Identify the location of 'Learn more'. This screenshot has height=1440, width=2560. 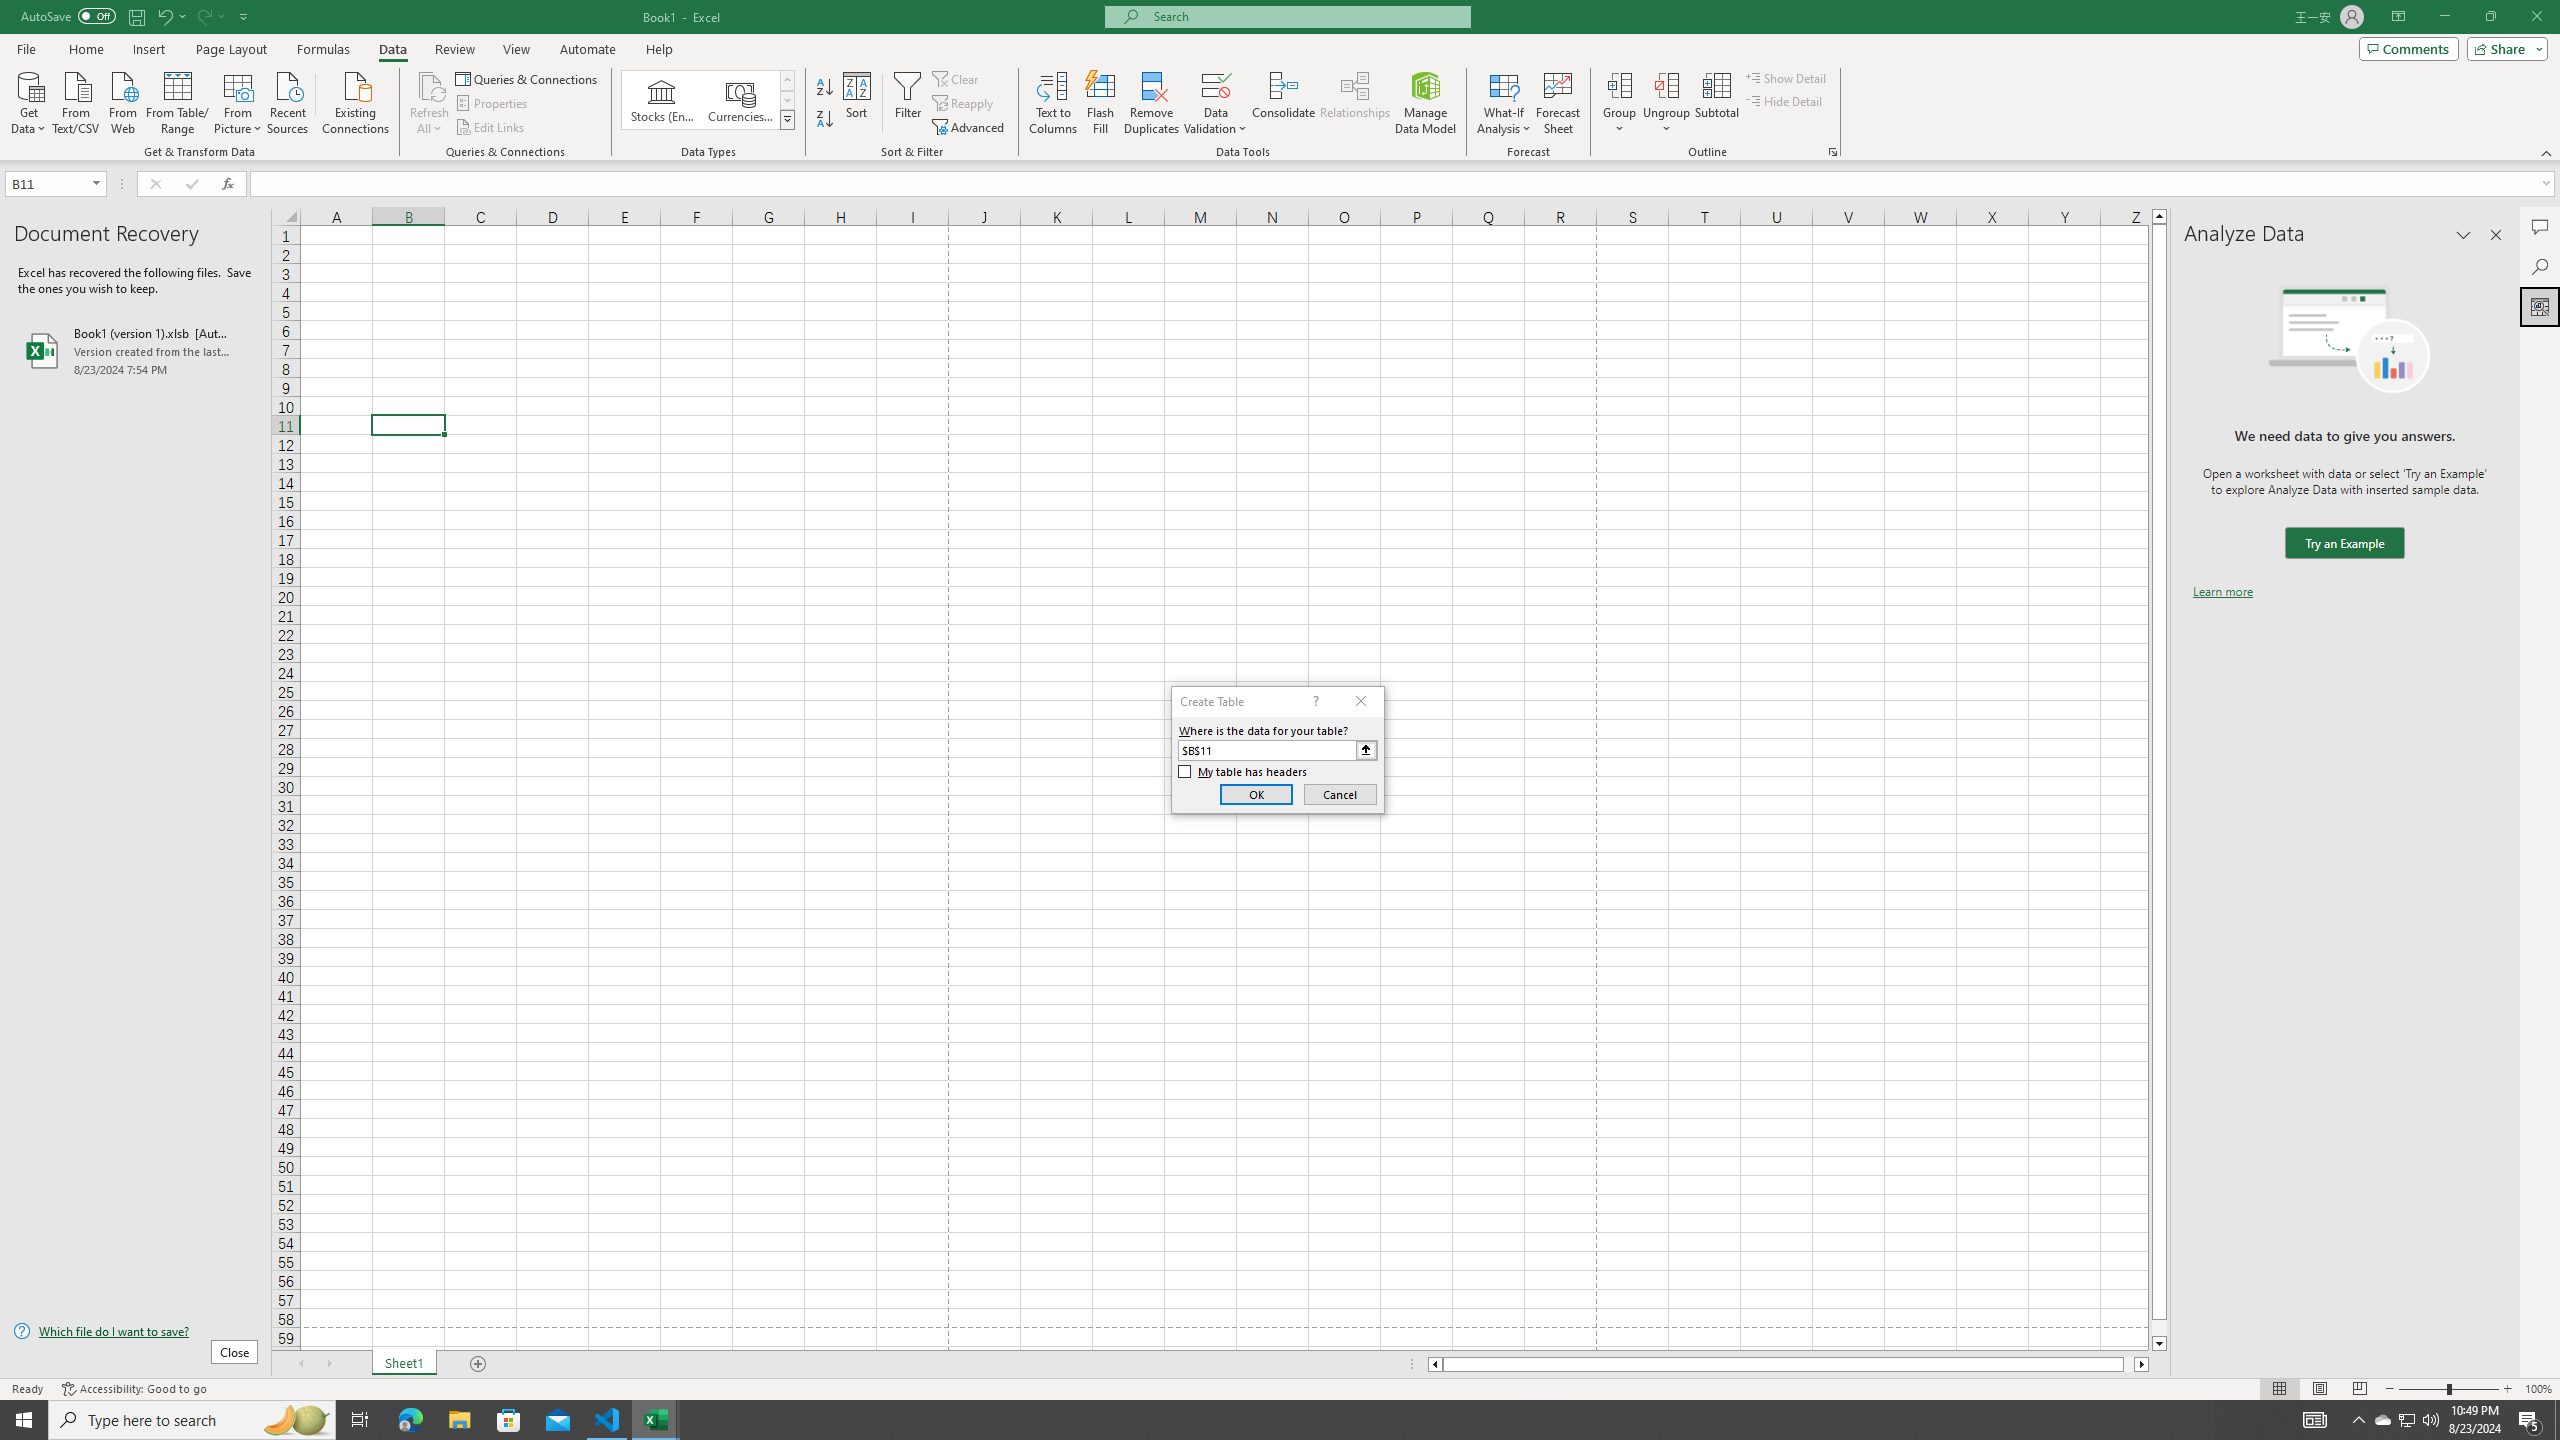
(2222, 590).